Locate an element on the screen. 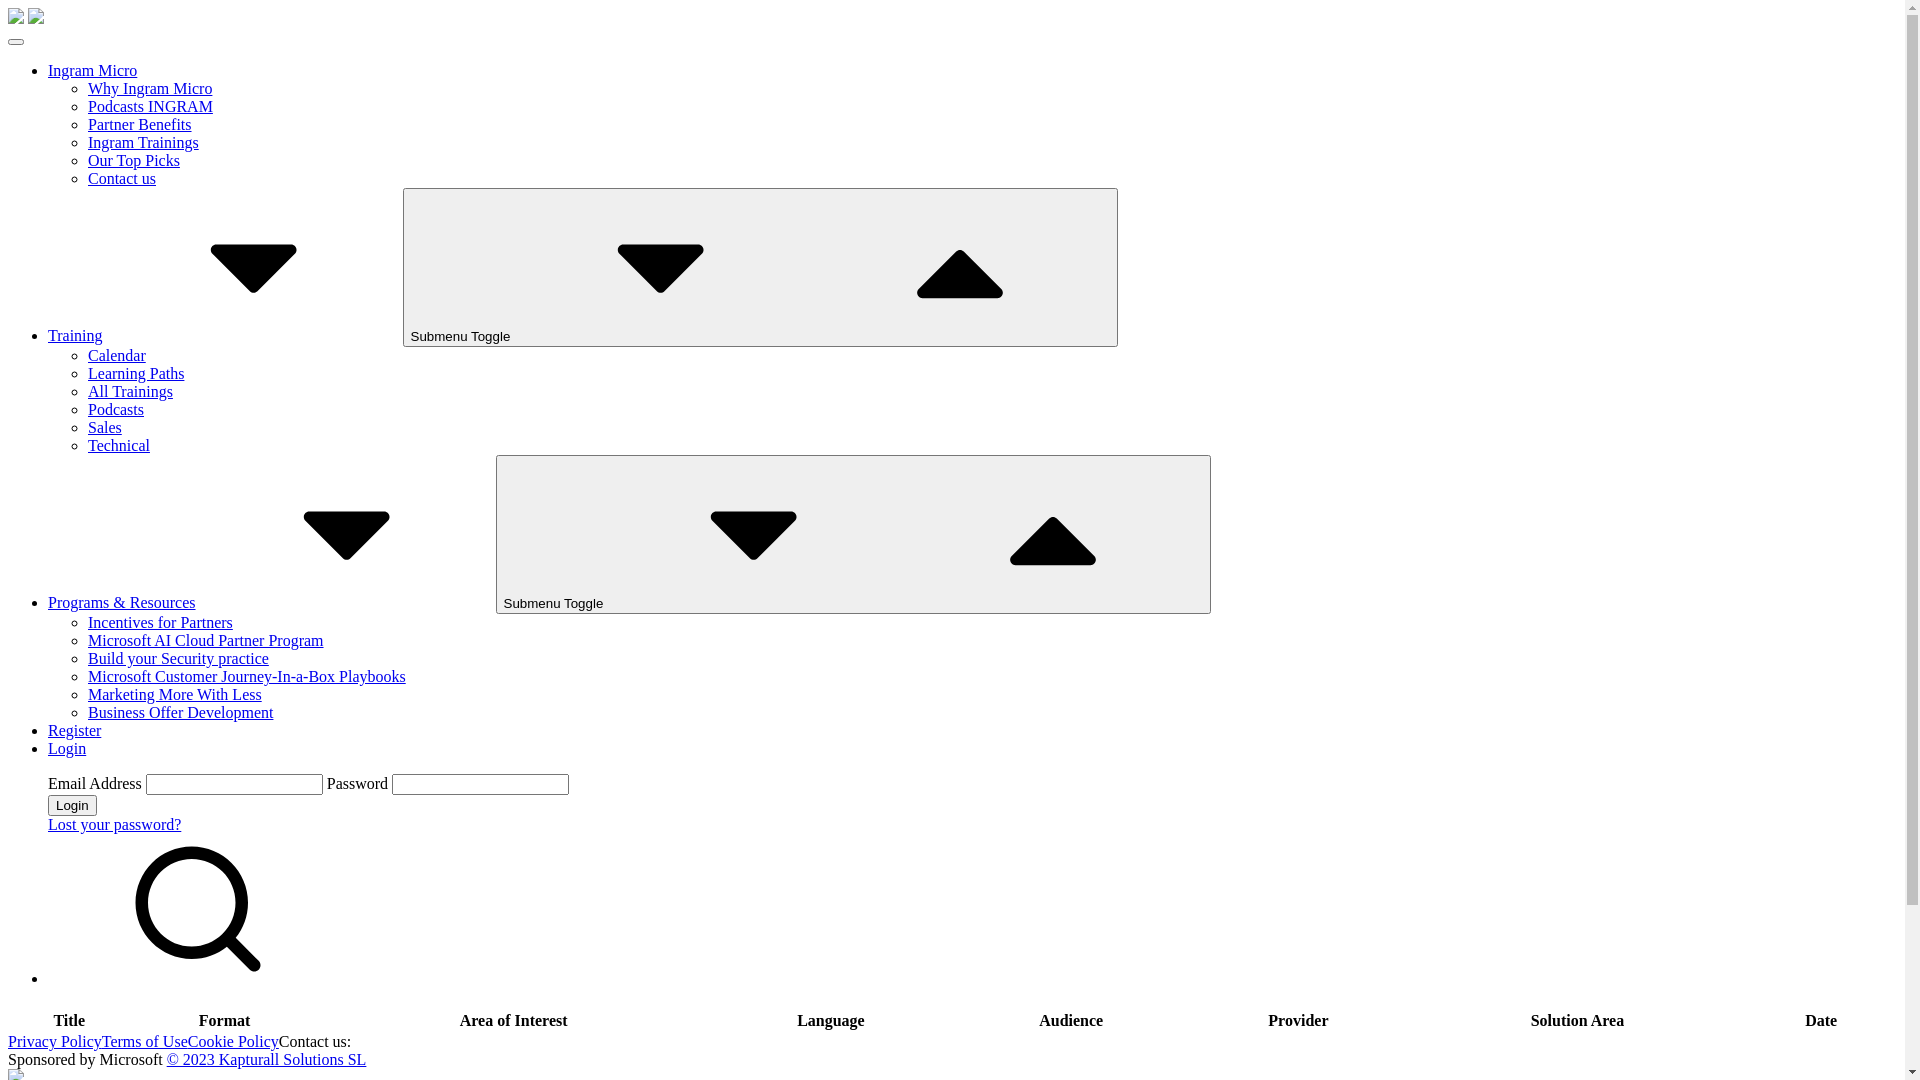 The height and width of the screenshot is (1080, 1920). 'Contact us:' is located at coordinates (314, 1040).